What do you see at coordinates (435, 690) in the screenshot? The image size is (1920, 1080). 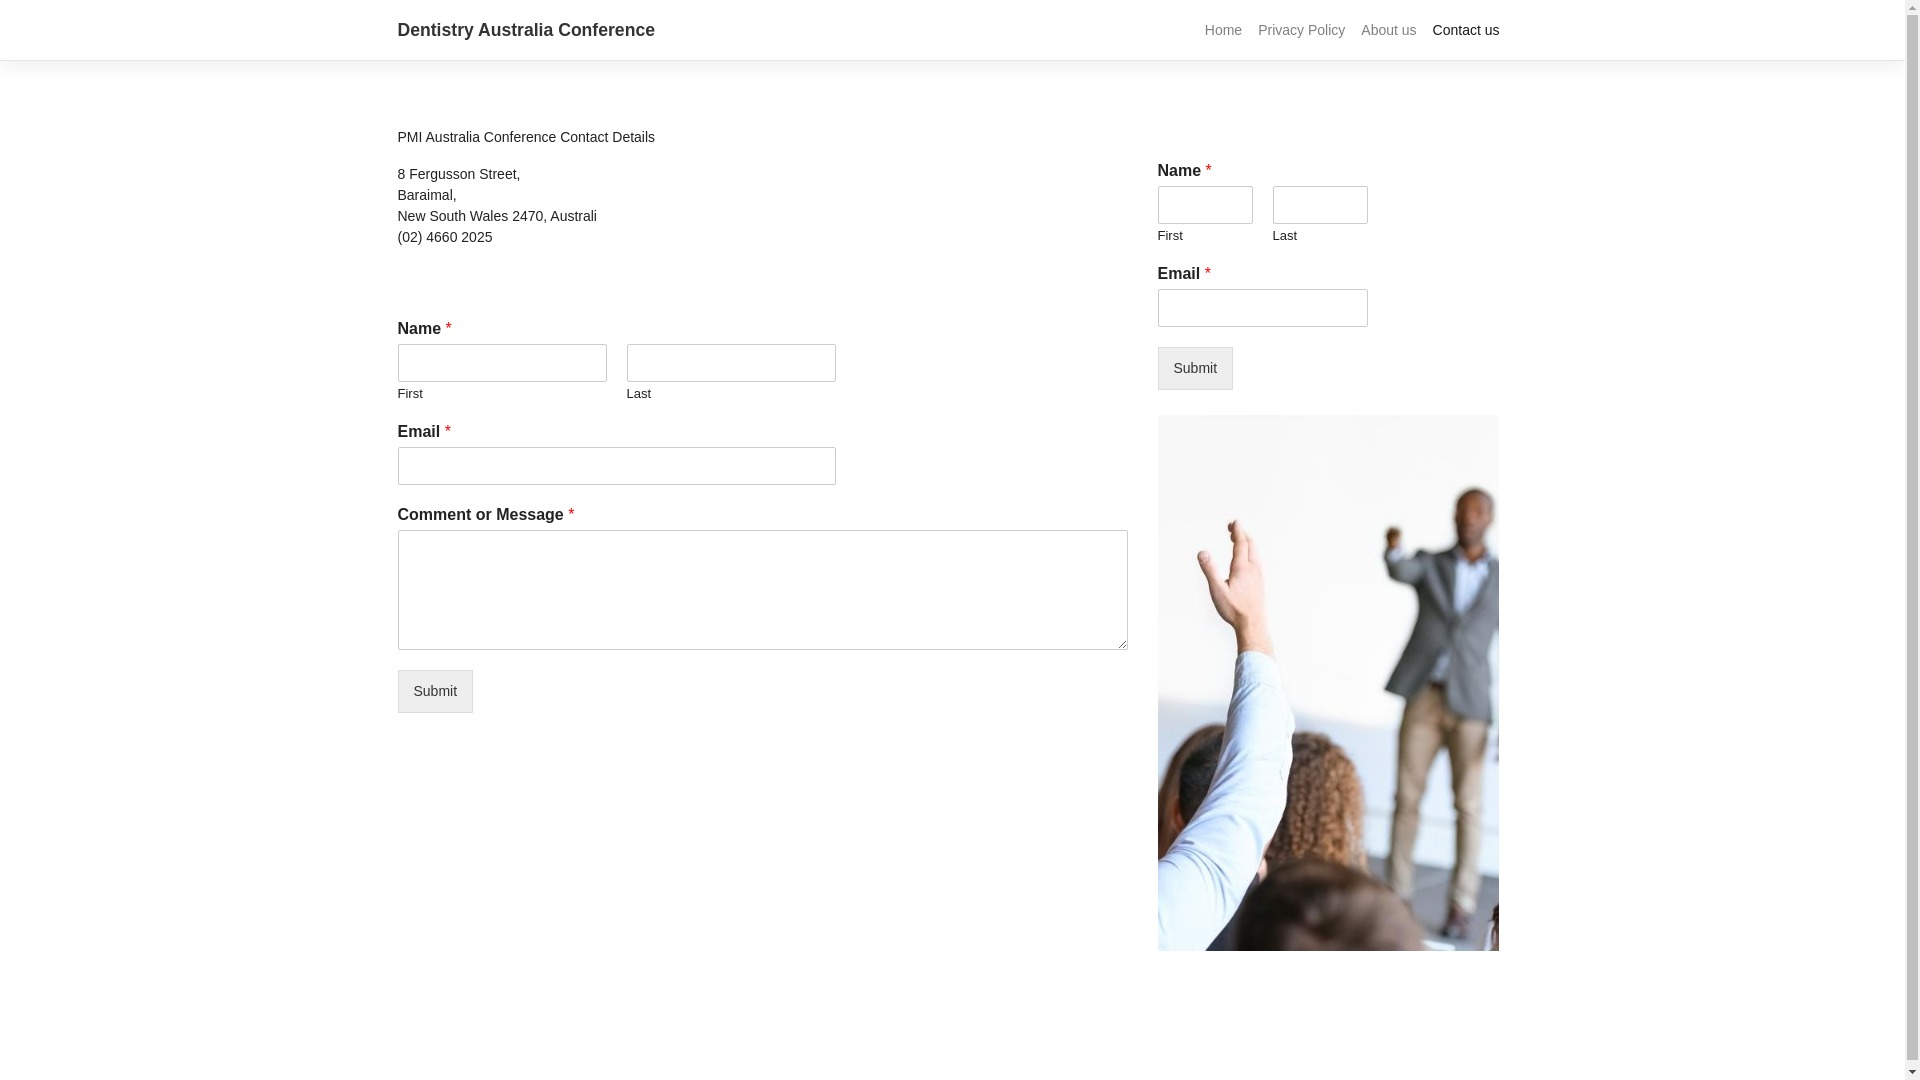 I see `'Submit'` at bounding box center [435, 690].